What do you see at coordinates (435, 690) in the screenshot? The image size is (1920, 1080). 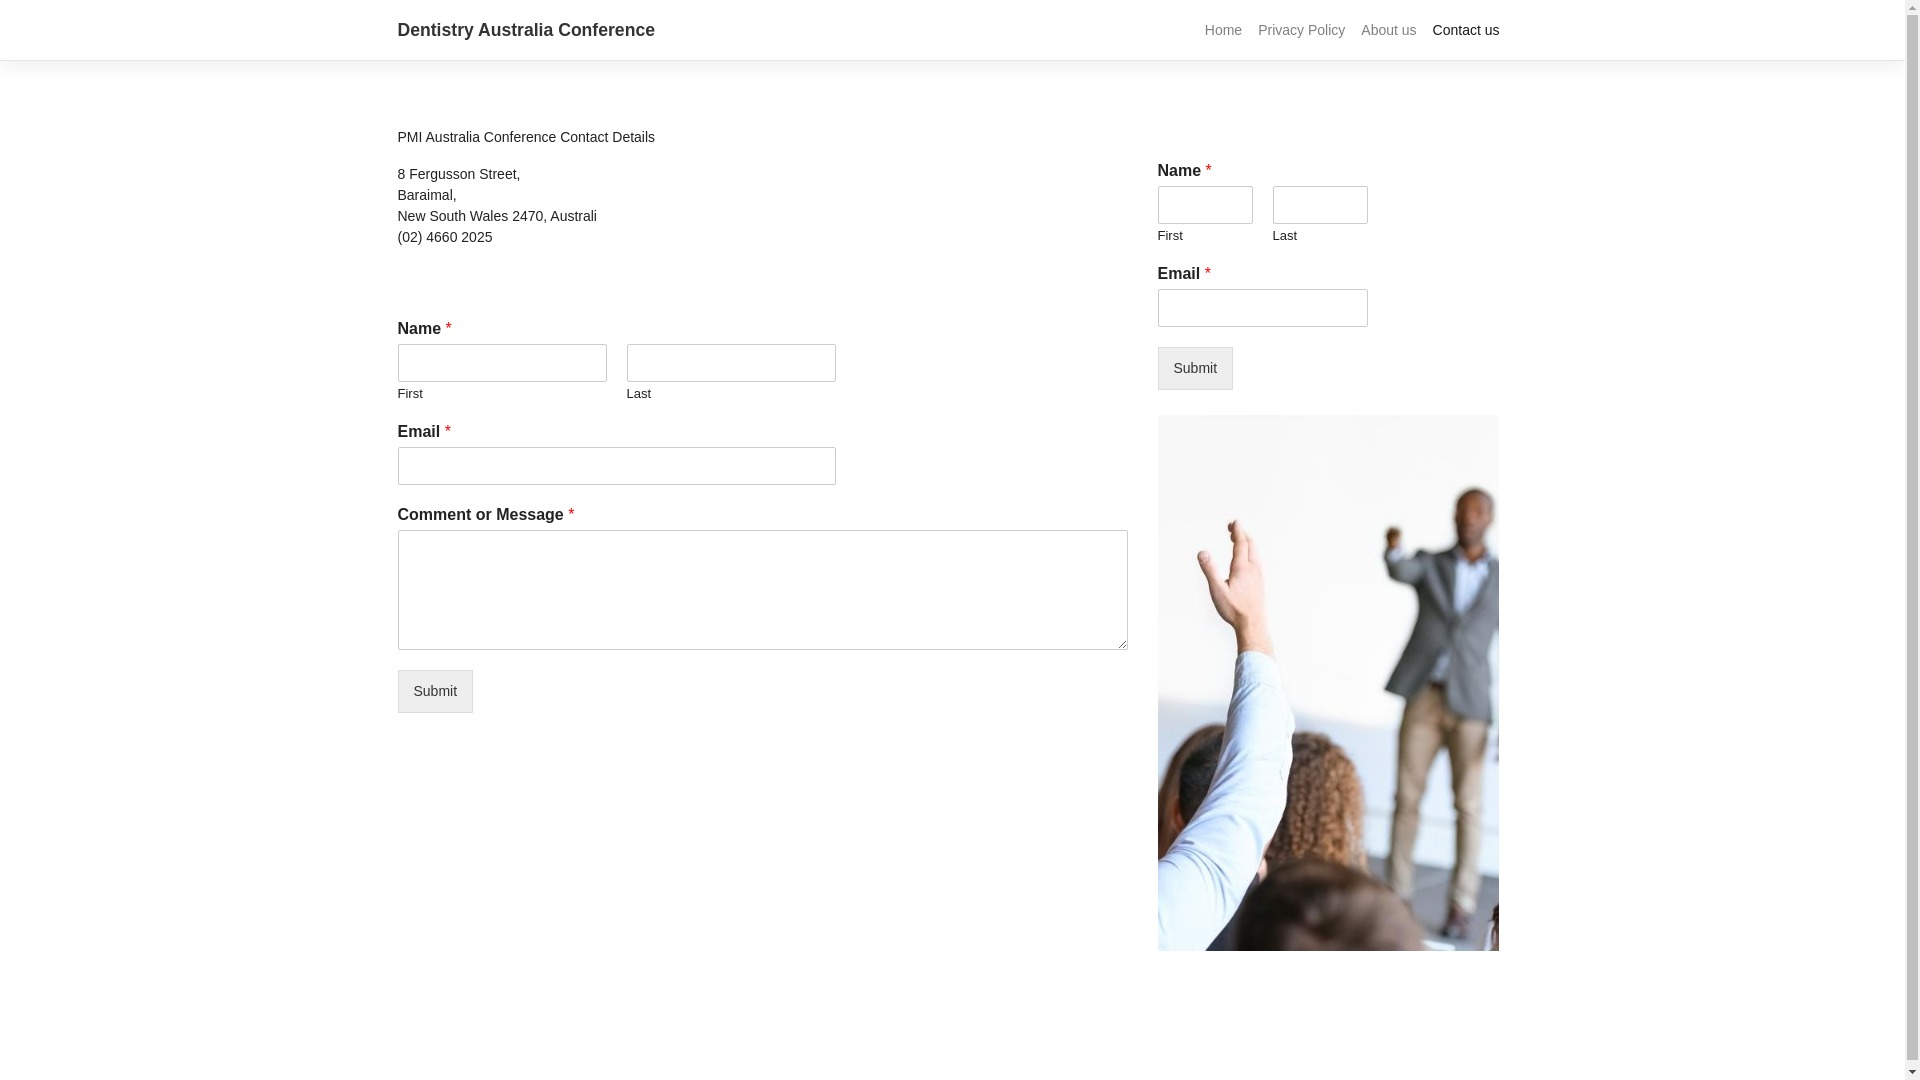 I see `'Submit'` at bounding box center [435, 690].